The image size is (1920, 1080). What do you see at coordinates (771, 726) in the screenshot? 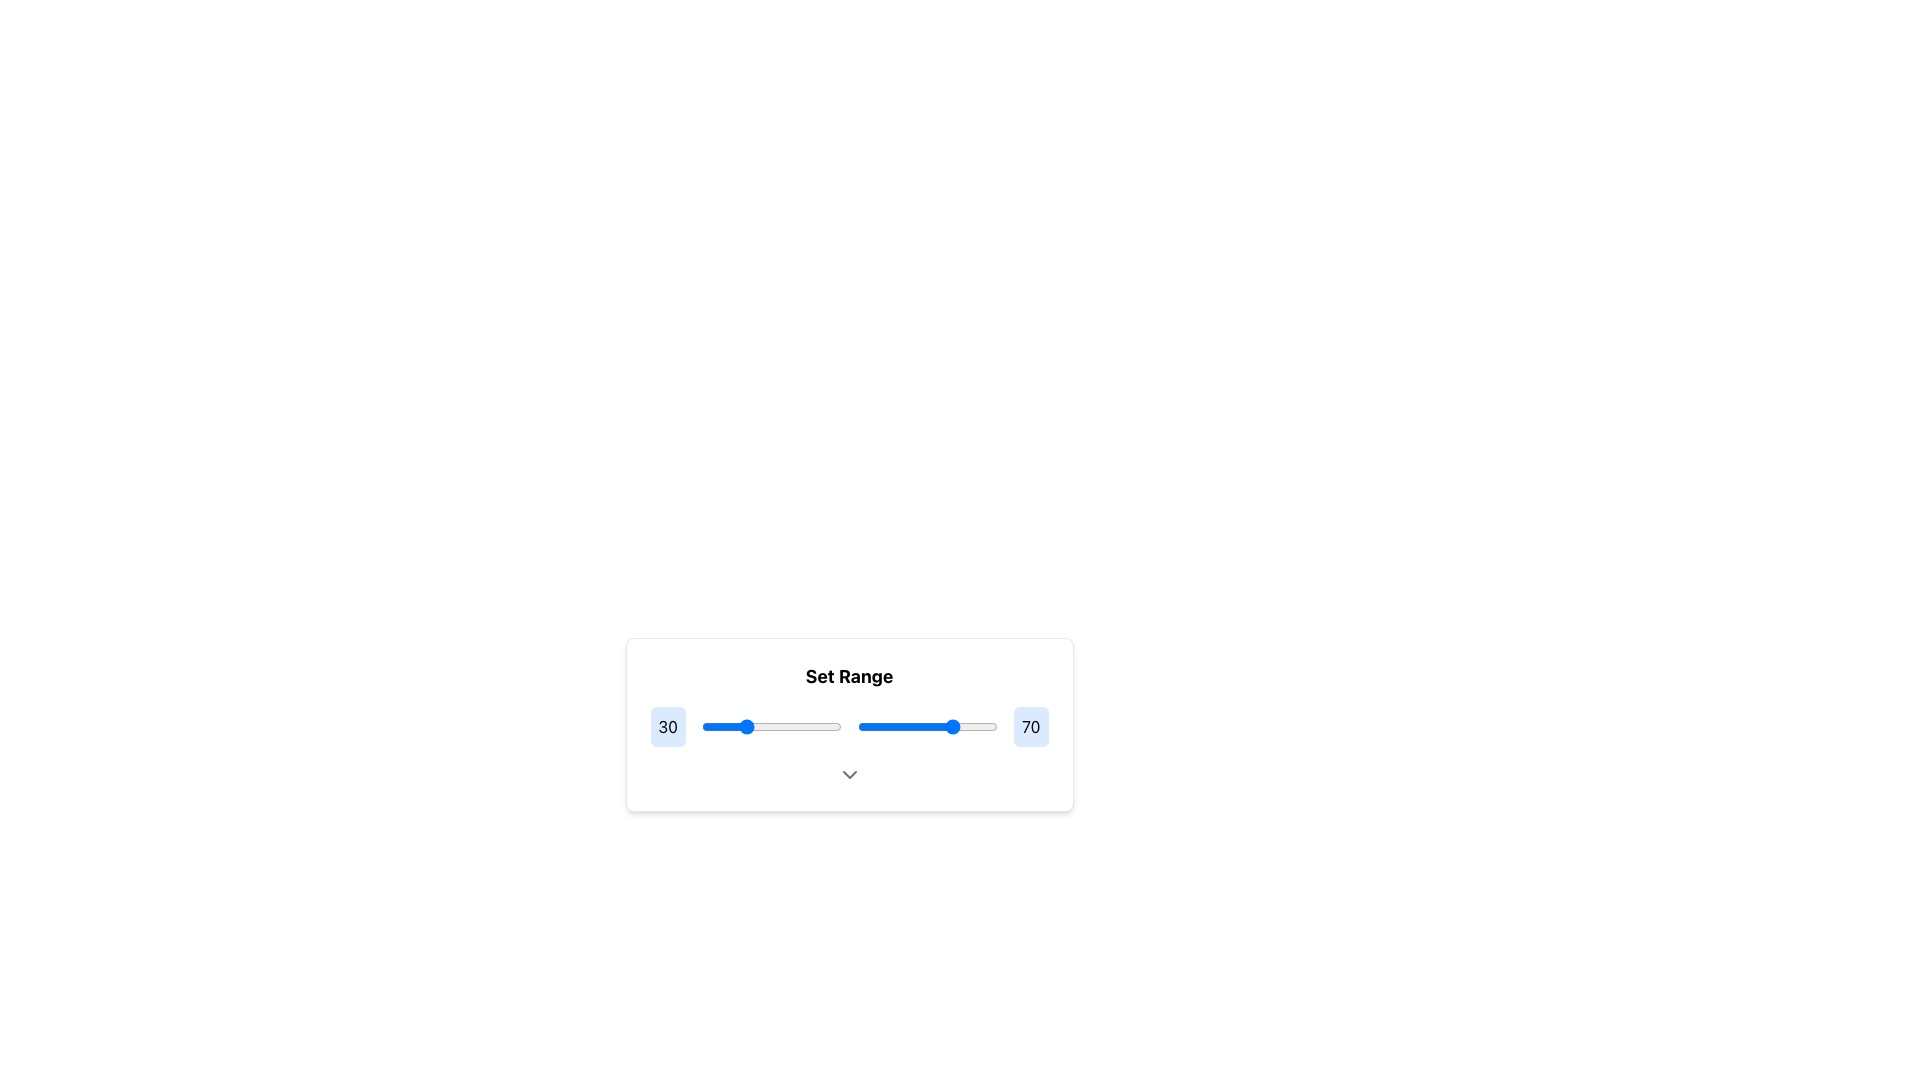
I see `the thumb of the slider that adjusts a numeric value within the range of 0 to 100, currently set to 30` at bounding box center [771, 726].